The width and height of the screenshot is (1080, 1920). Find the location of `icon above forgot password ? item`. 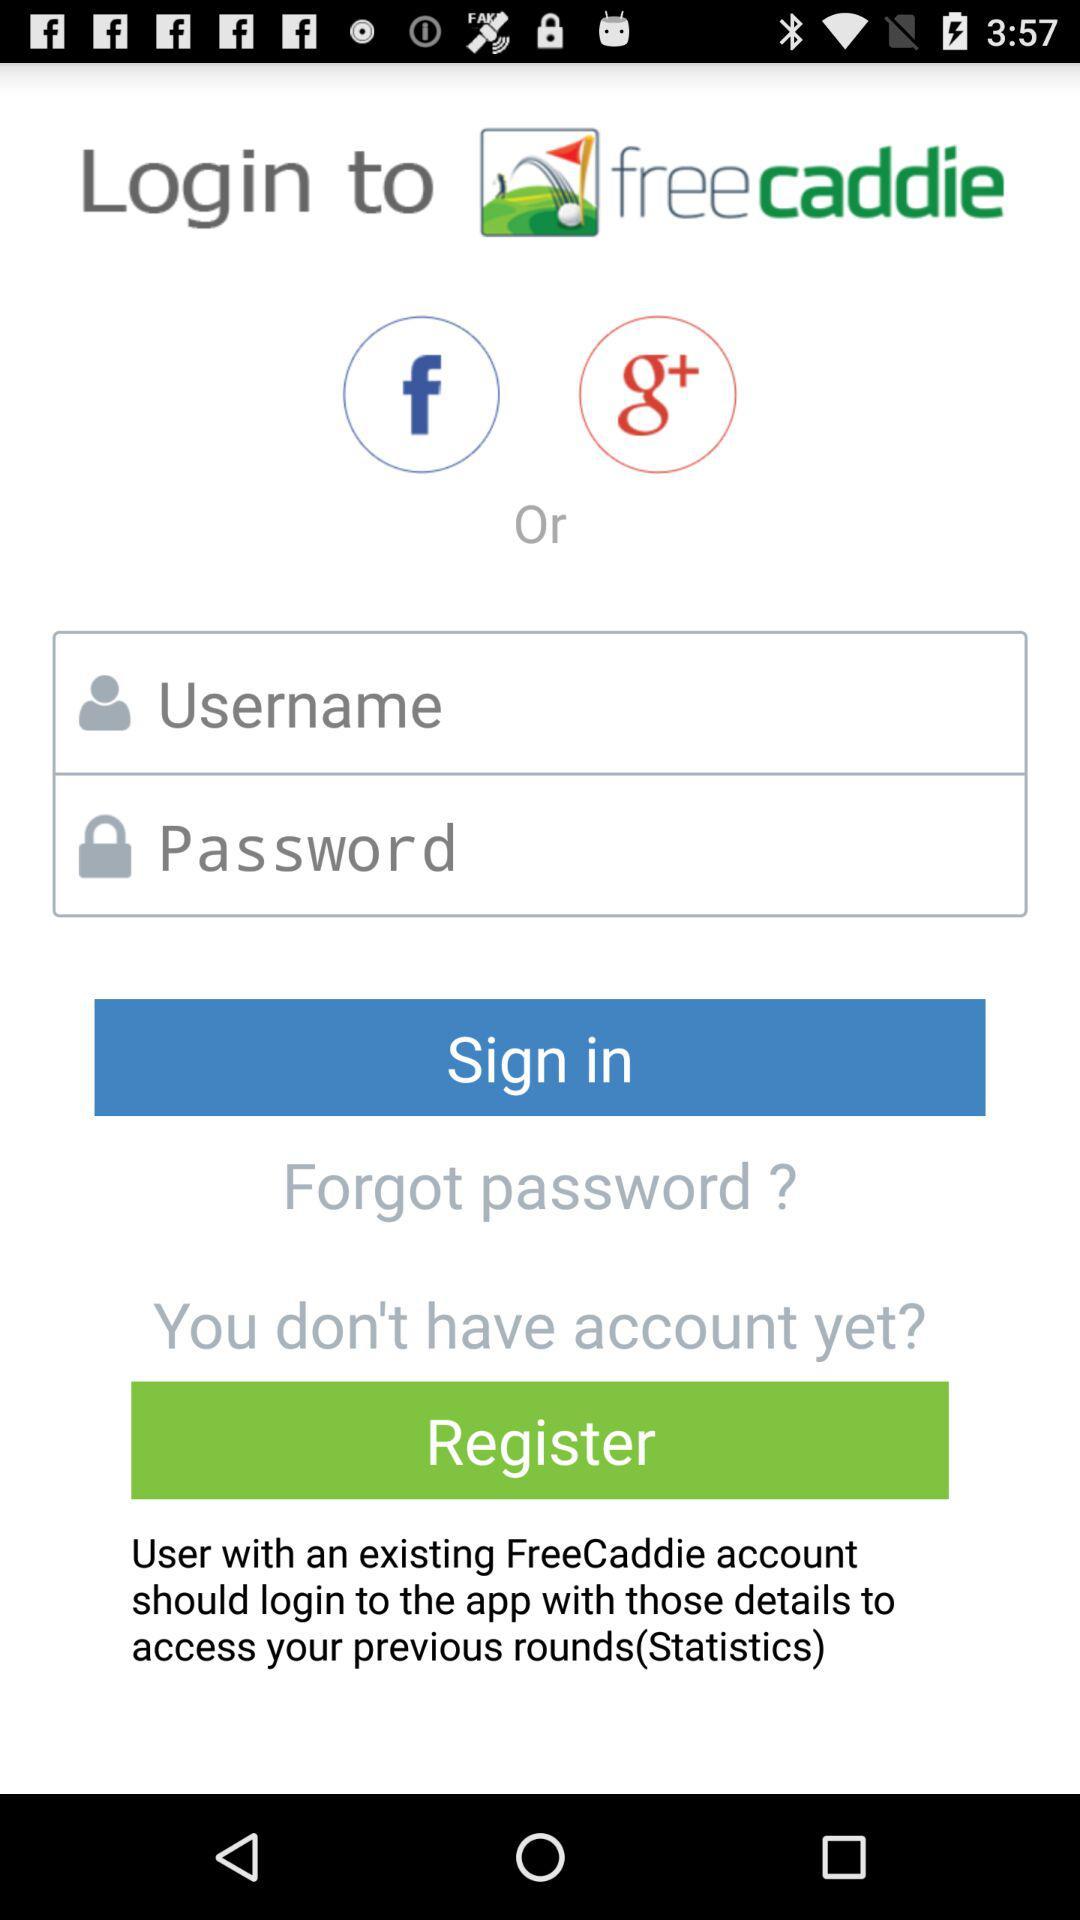

icon above forgot password ? item is located at coordinates (540, 1056).